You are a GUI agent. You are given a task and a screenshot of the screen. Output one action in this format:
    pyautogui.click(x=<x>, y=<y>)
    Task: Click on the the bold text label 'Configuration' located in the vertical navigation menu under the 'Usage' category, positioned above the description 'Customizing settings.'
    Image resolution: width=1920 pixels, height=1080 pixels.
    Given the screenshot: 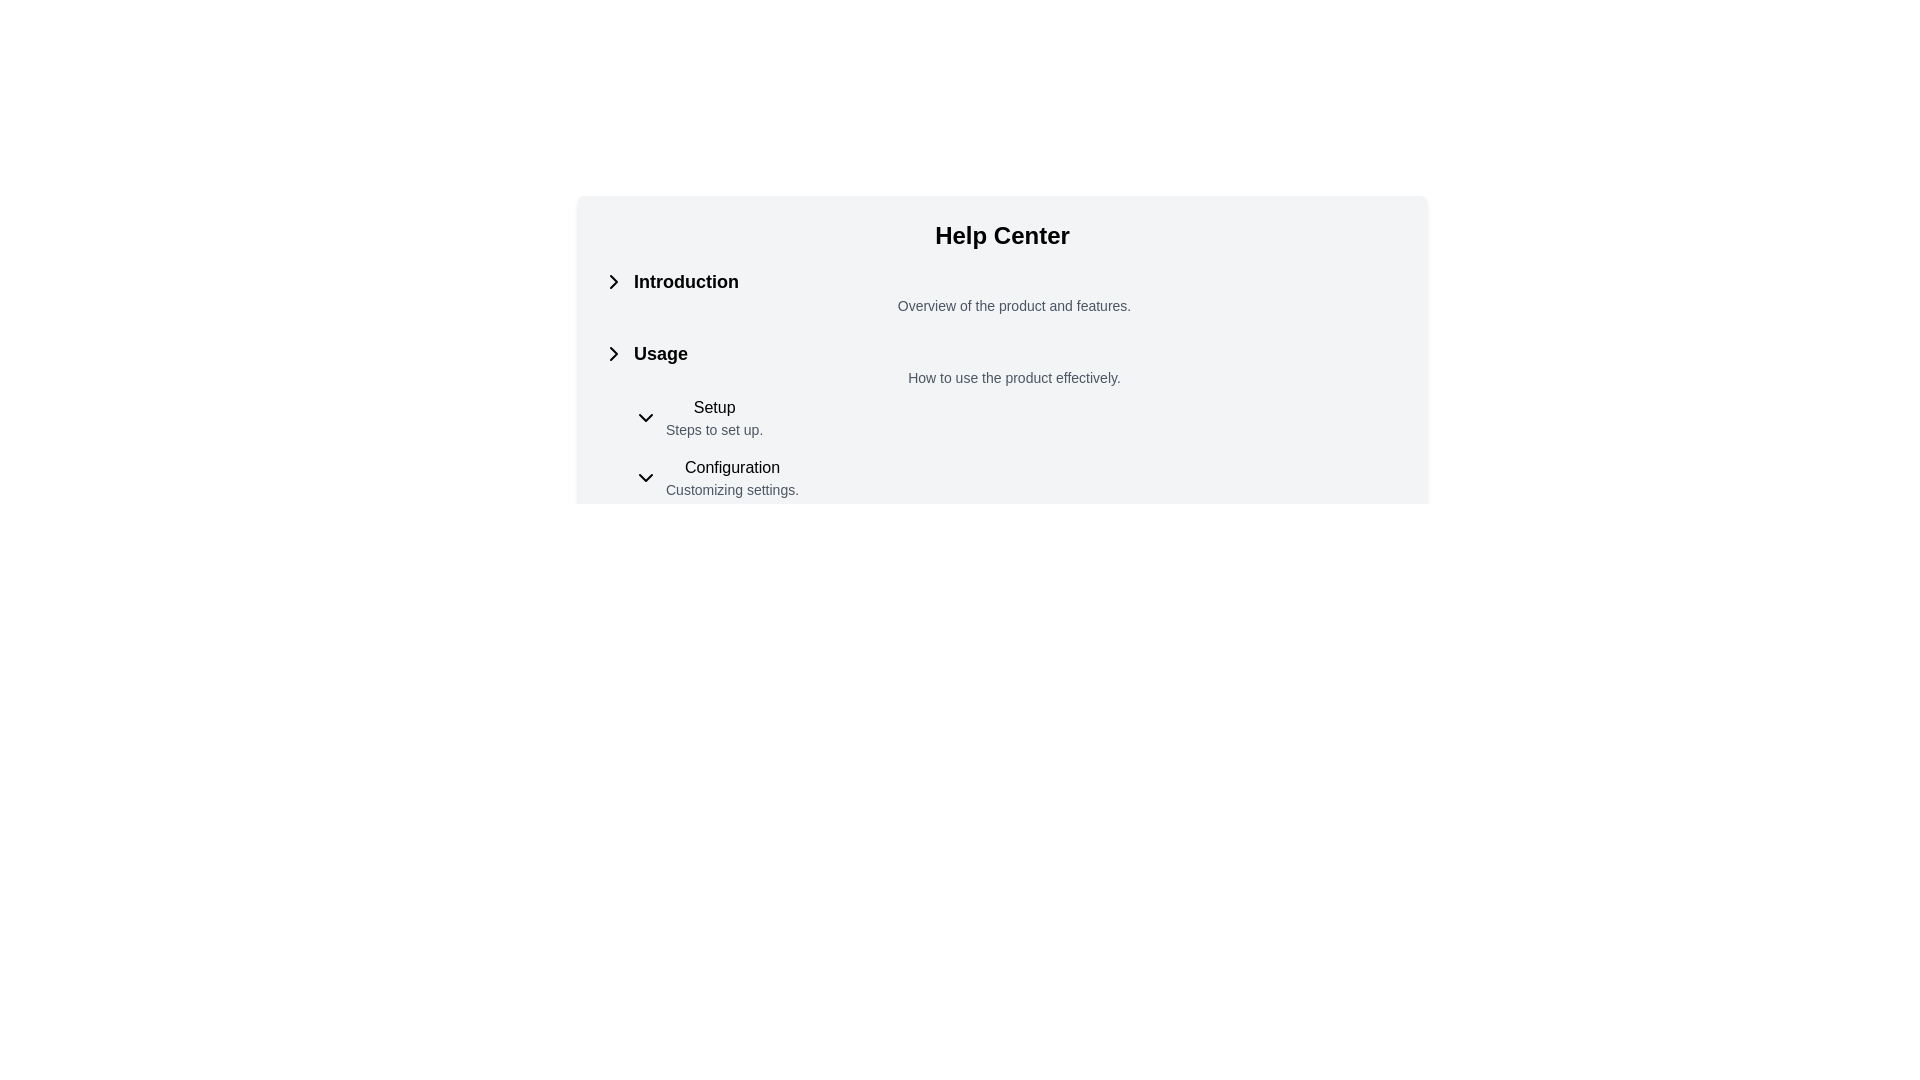 What is the action you would take?
    pyautogui.click(x=731, y=467)
    